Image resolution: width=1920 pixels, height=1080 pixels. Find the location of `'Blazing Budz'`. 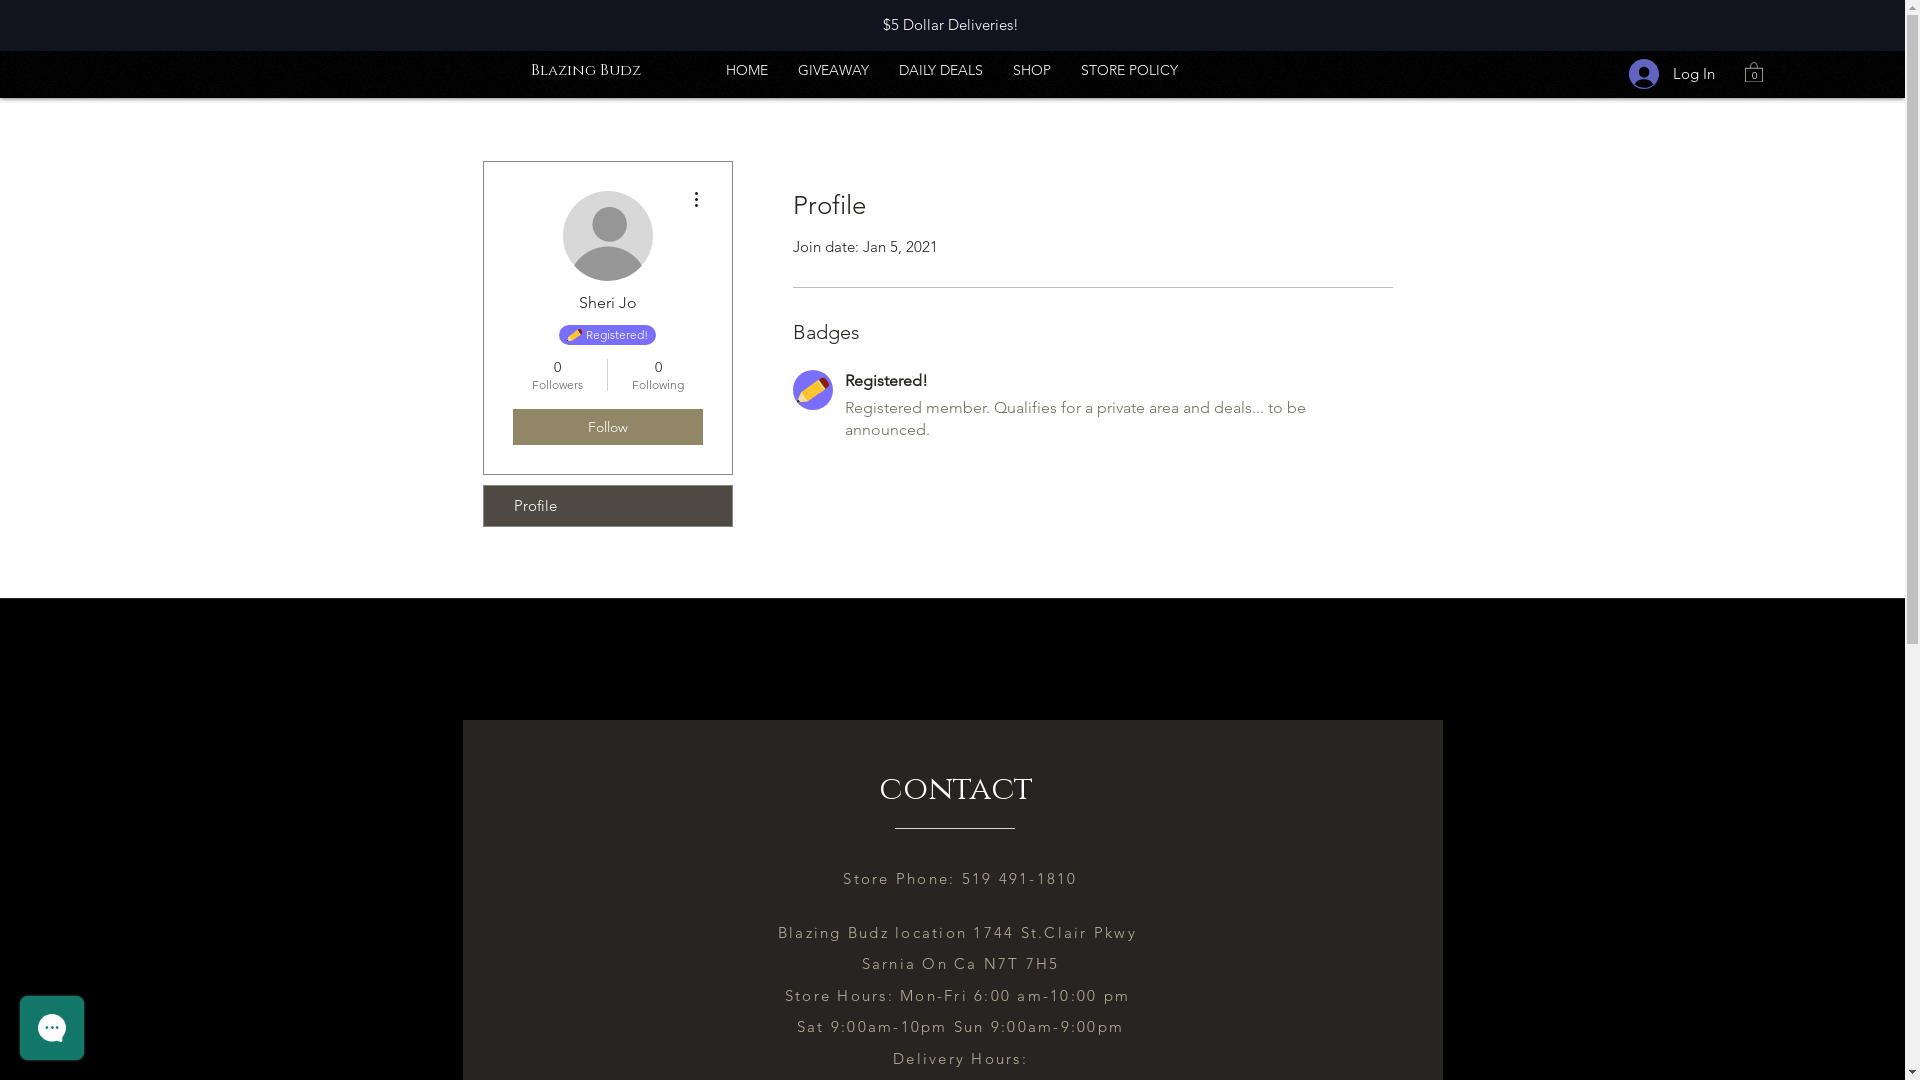

'Blazing Budz' is located at coordinates (585, 68).